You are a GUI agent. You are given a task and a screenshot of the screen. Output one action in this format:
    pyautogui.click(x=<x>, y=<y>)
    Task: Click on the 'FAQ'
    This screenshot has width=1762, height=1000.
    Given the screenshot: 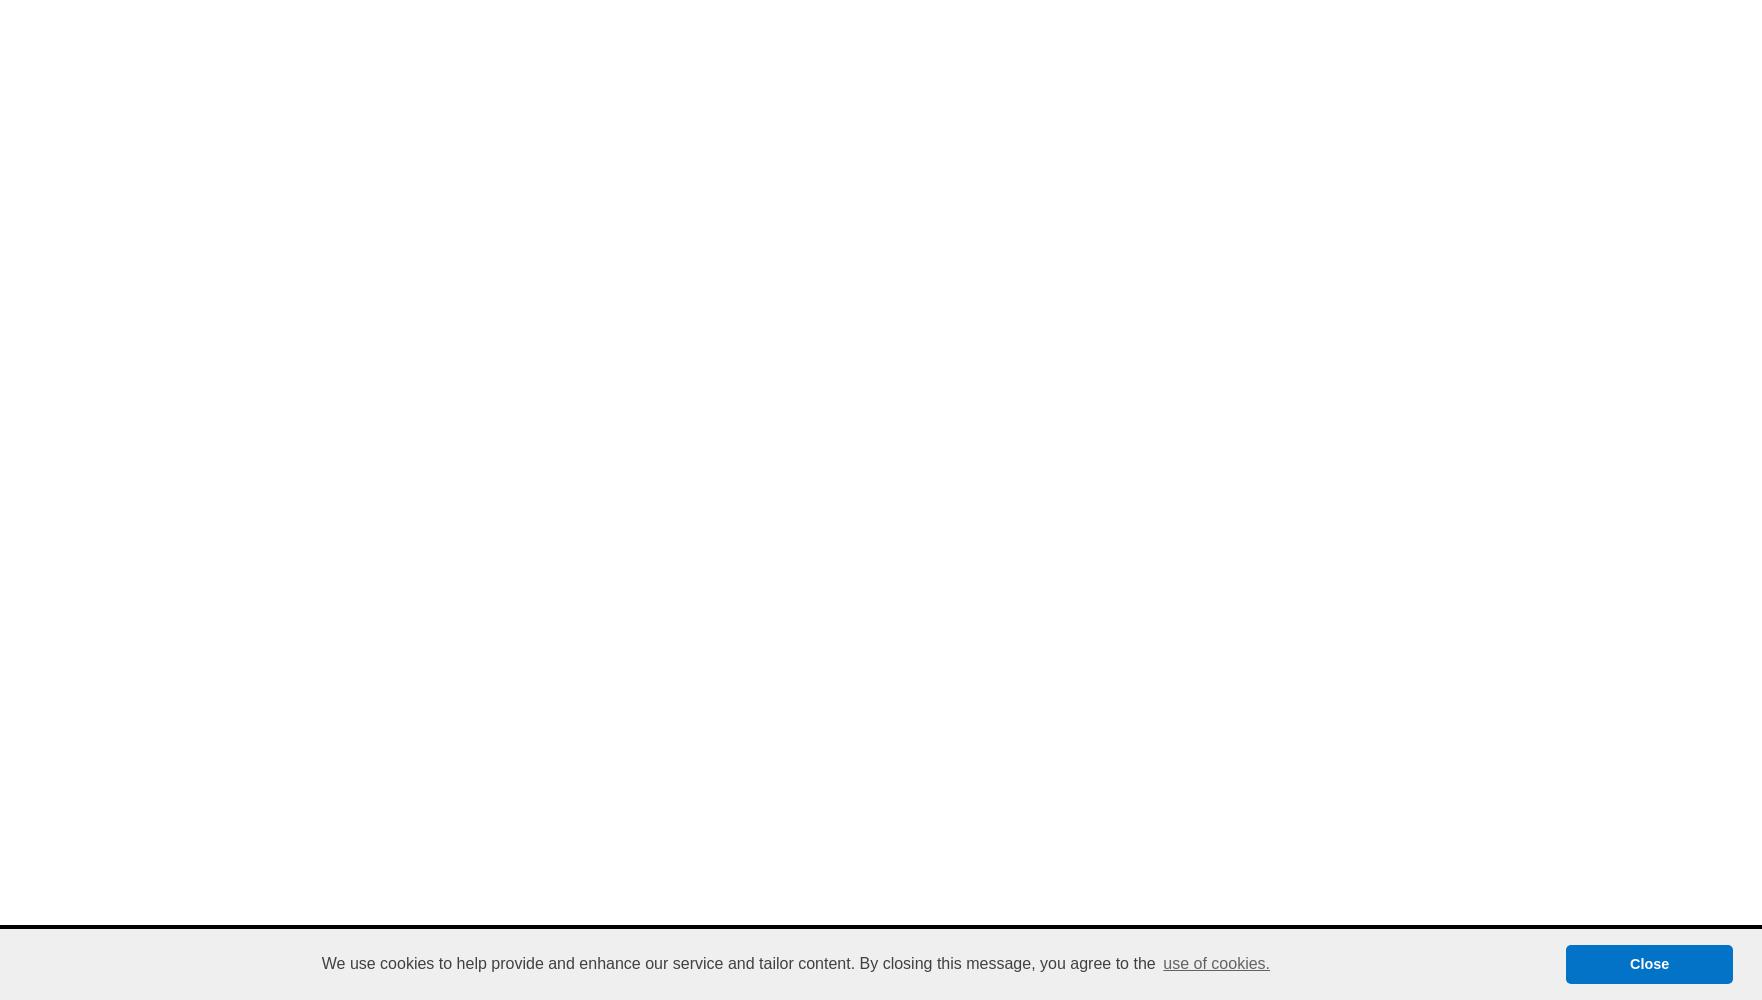 What is the action you would take?
    pyautogui.click(x=788, y=949)
    